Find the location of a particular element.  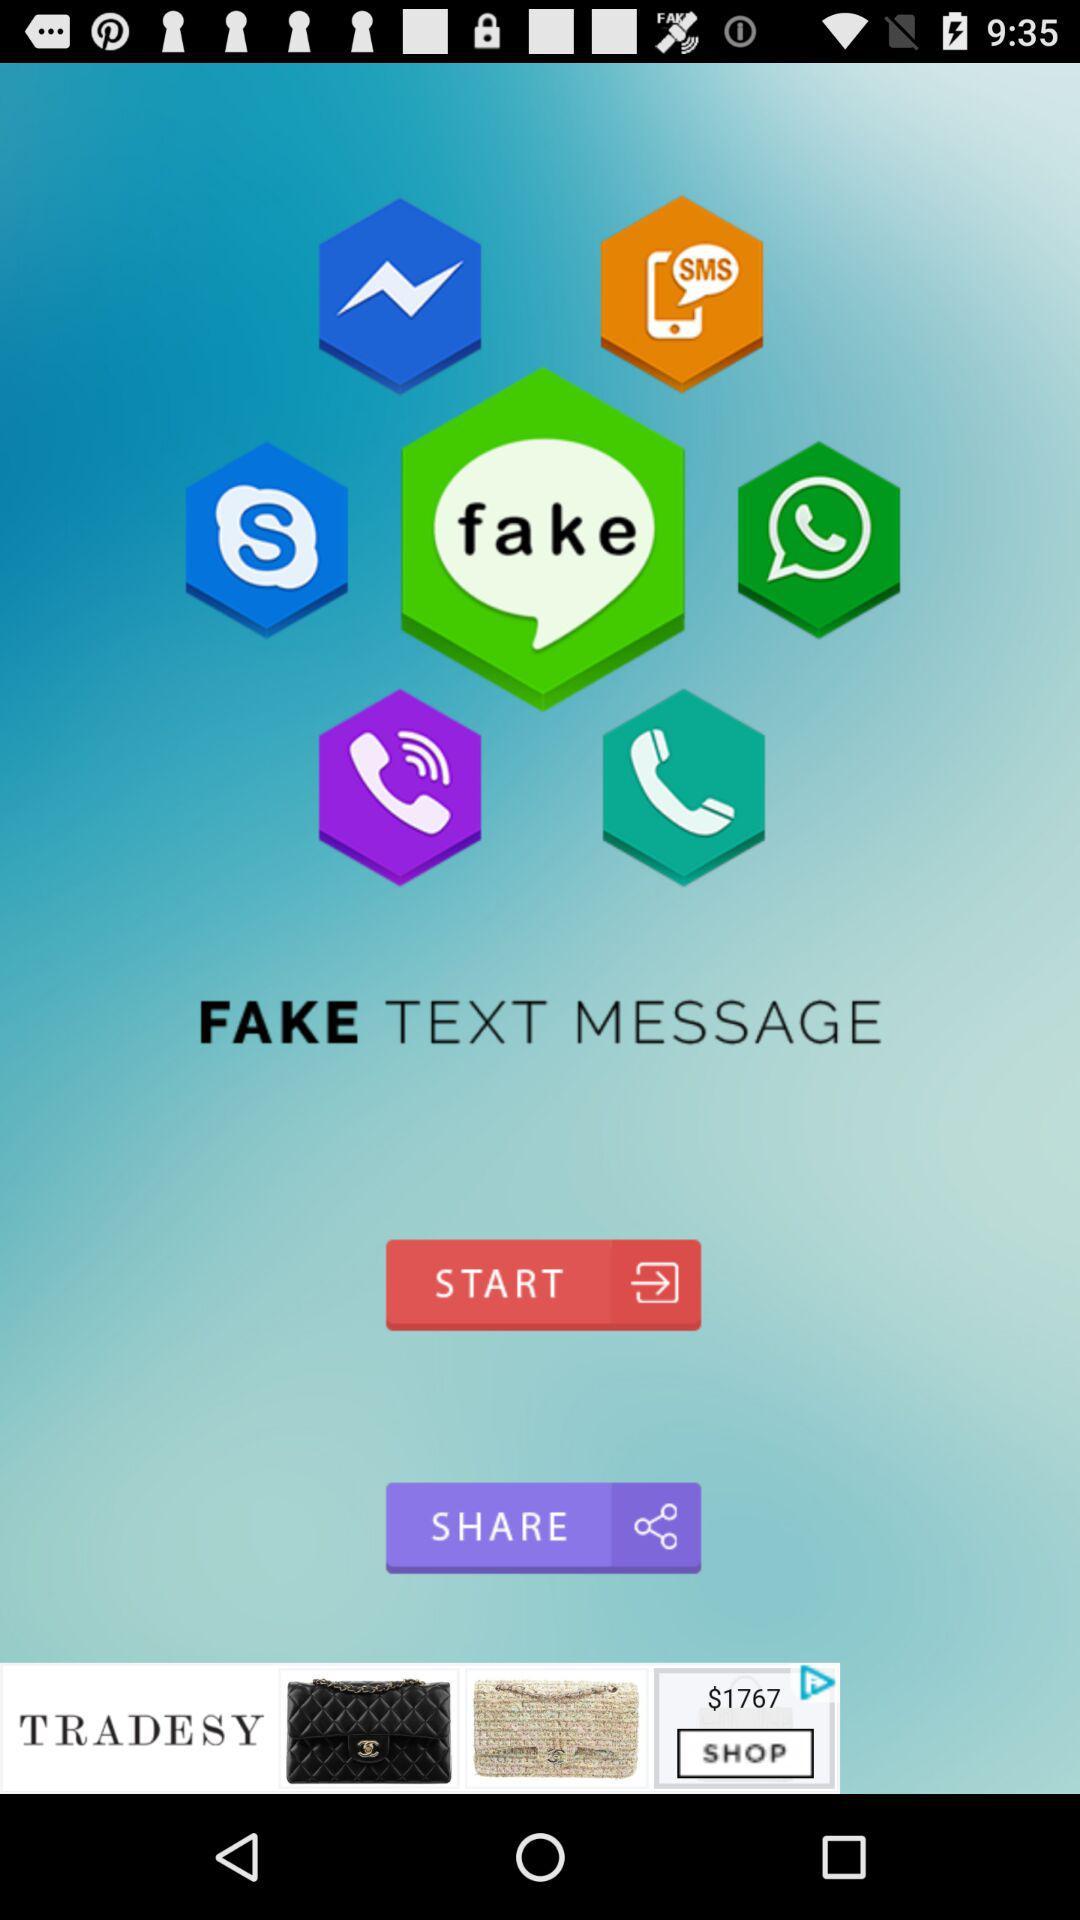

share option is located at coordinates (540, 1527).